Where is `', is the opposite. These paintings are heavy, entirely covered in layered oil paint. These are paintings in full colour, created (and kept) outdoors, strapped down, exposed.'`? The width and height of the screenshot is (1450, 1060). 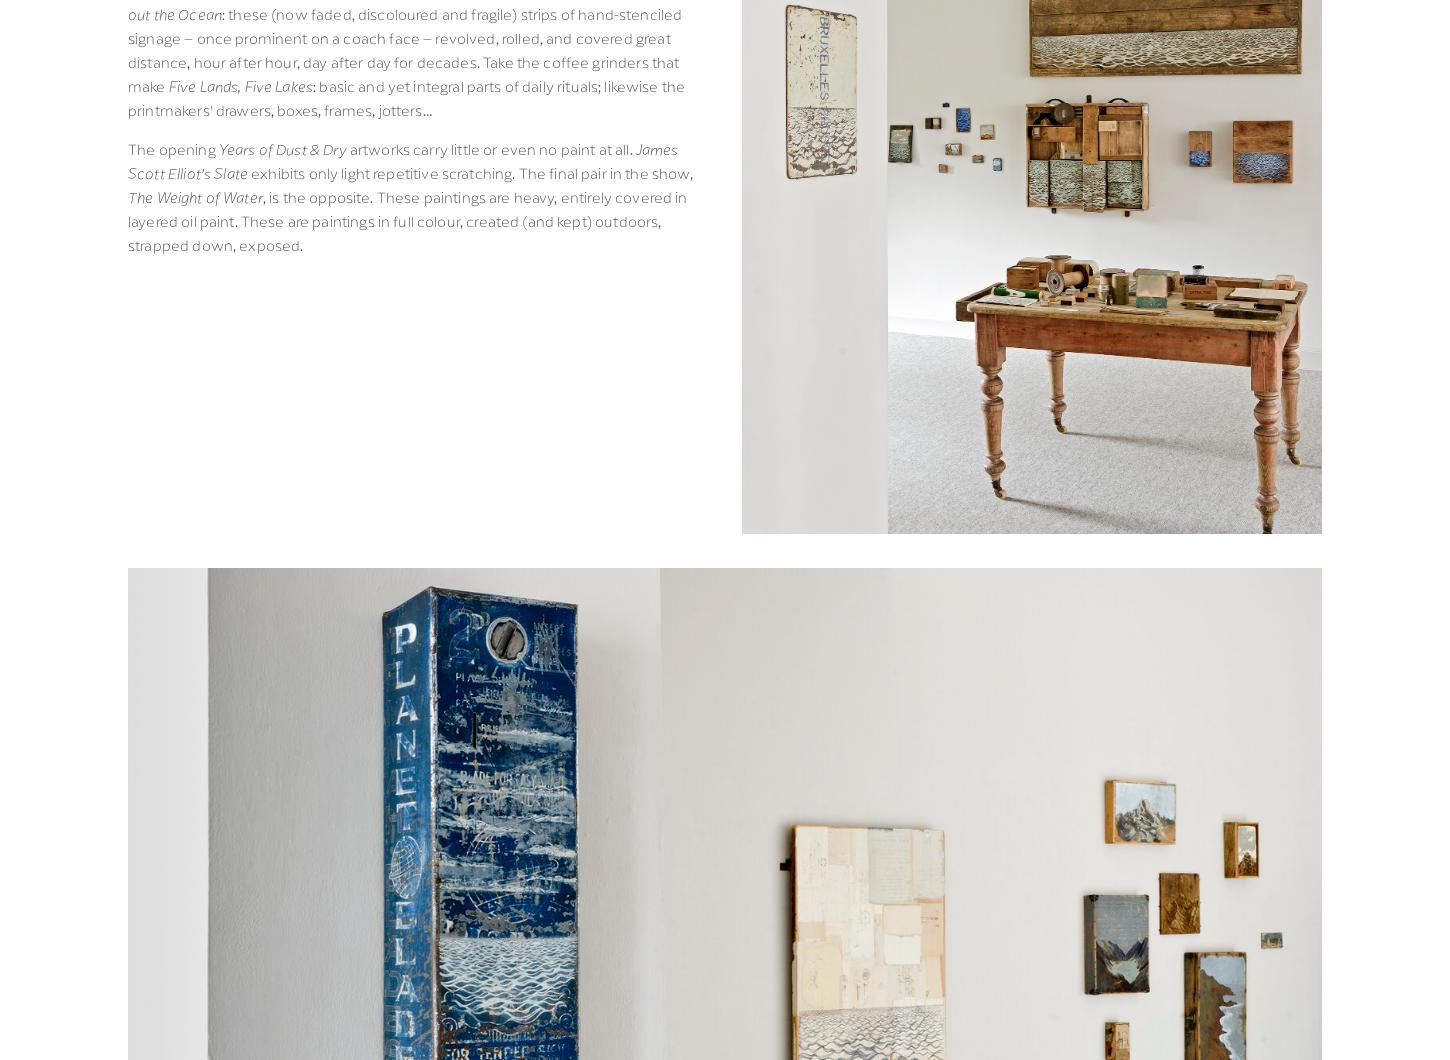 ', is the opposite. These paintings are heavy, entirely covered in layered oil paint. These are paintings in full colour, created (and kept) outdoors, strapped down, exposed.' is located at coordinates (408, 218).